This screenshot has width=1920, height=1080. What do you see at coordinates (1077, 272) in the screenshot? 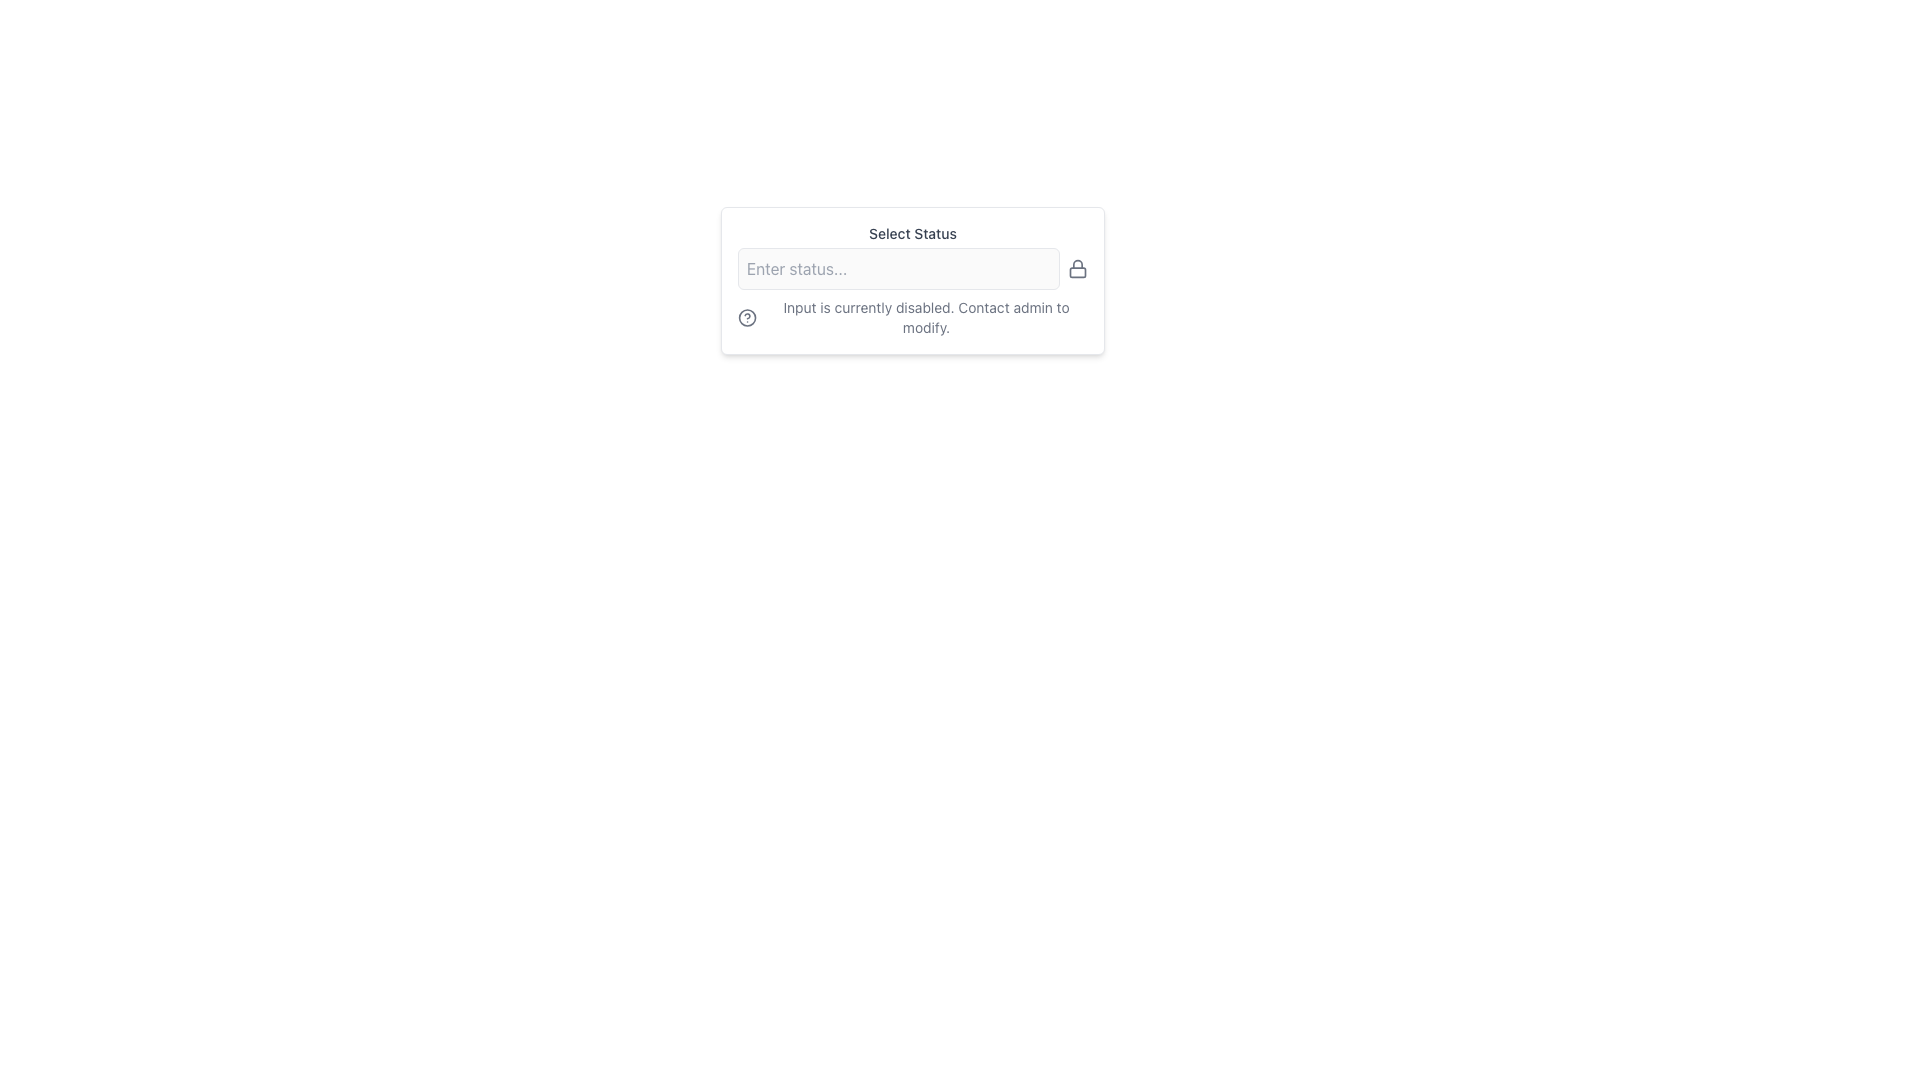
I see `the lock icon that indicates the adjacent text input field is non-editable or protected, located near the right of the text input bar` at bounding box center [1077, 272].